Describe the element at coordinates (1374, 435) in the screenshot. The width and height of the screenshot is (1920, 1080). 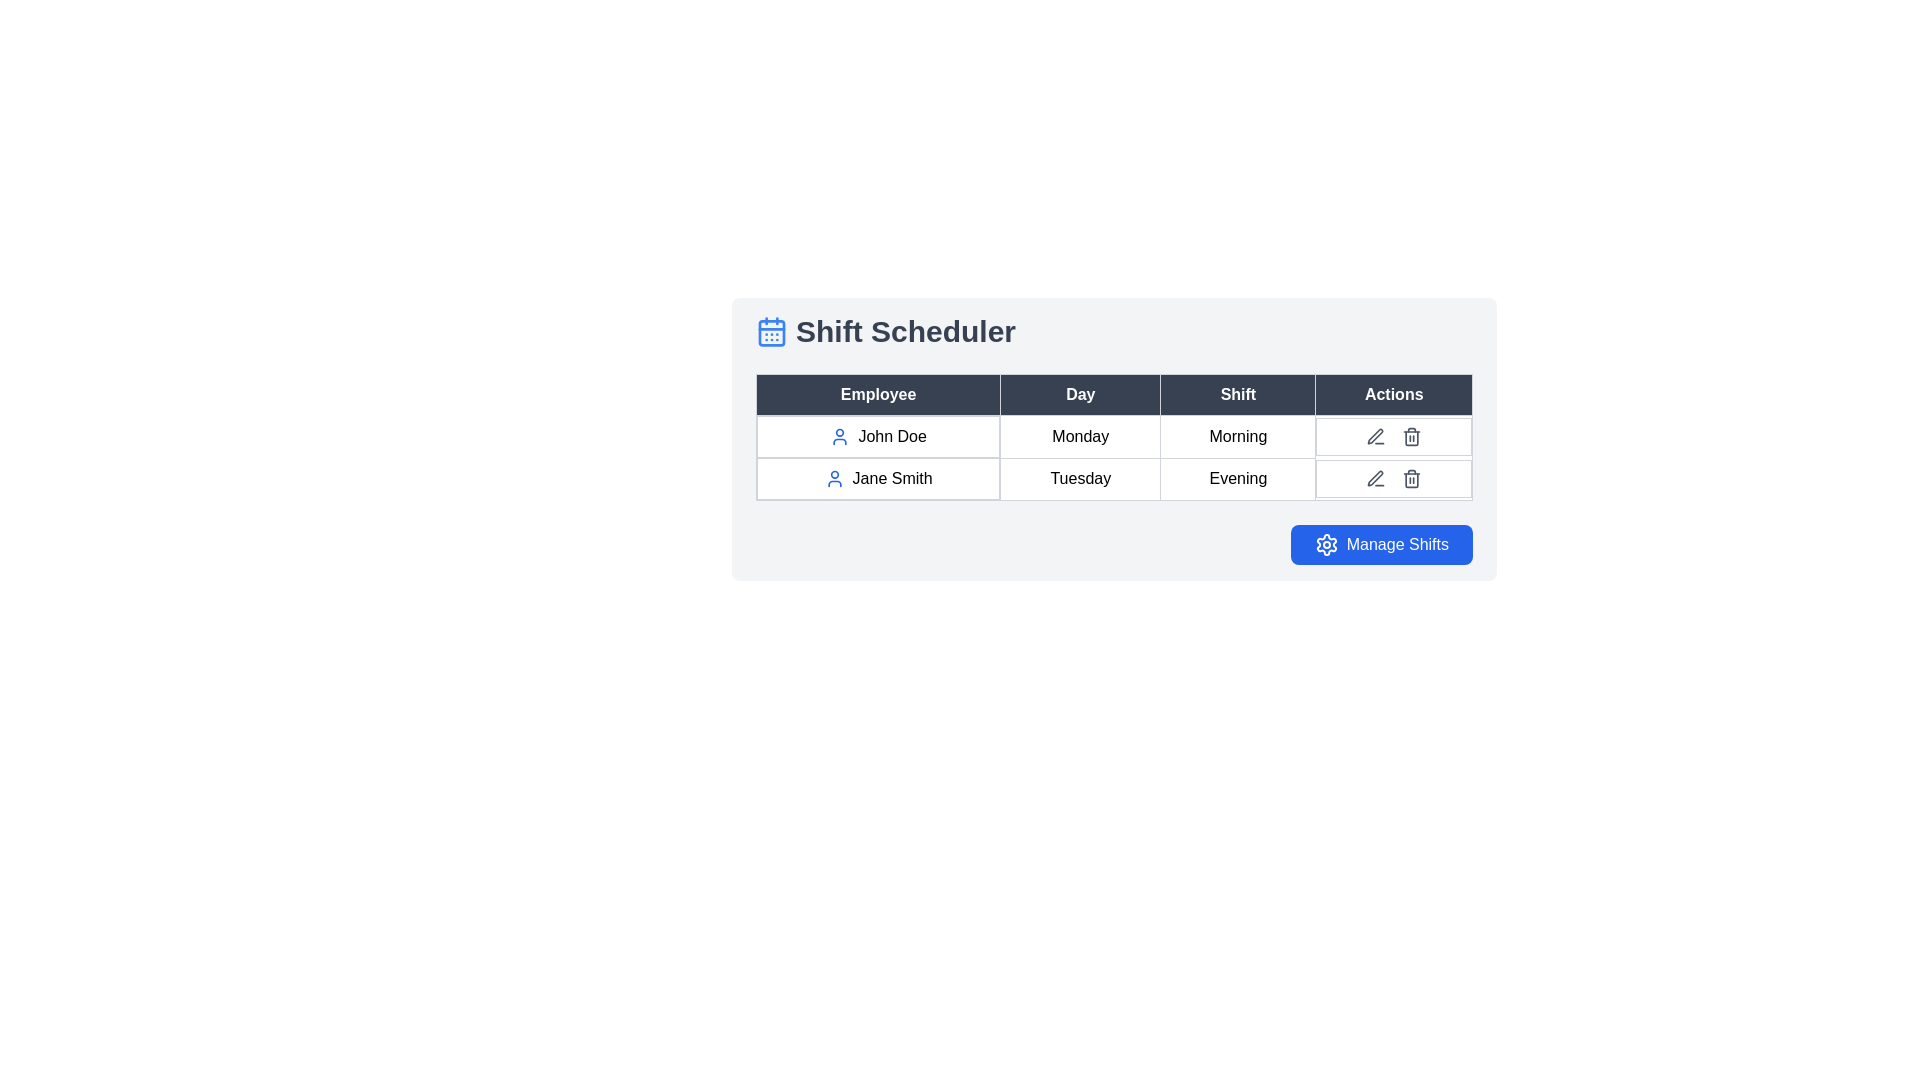
I see `the edit icon located in the 'Actions' column of the second row of the table` at that location.